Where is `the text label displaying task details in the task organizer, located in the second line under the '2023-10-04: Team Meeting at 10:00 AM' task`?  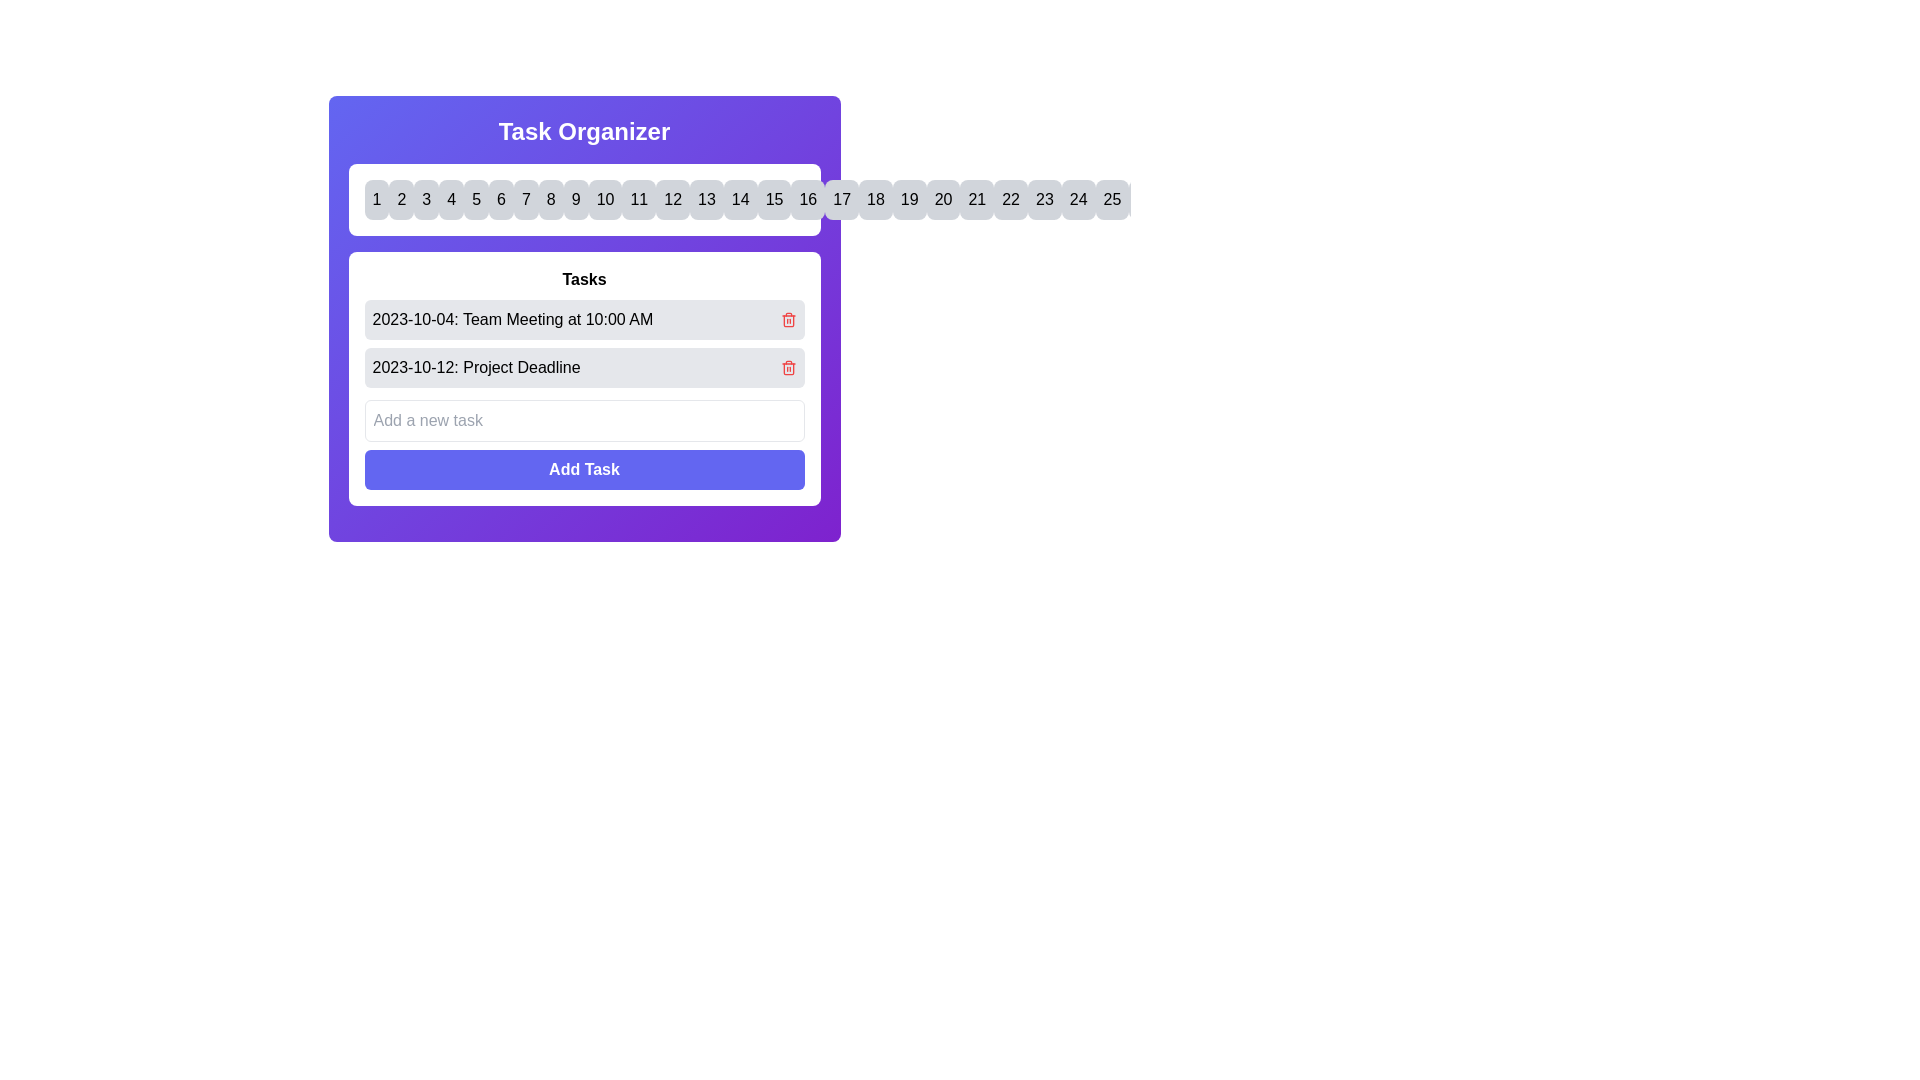
the text label displaying task details in the task organizer, located in the second line under the '2023-10-04: Team Meeting at 10:00 AM' task is located at coordinates (475, 367).